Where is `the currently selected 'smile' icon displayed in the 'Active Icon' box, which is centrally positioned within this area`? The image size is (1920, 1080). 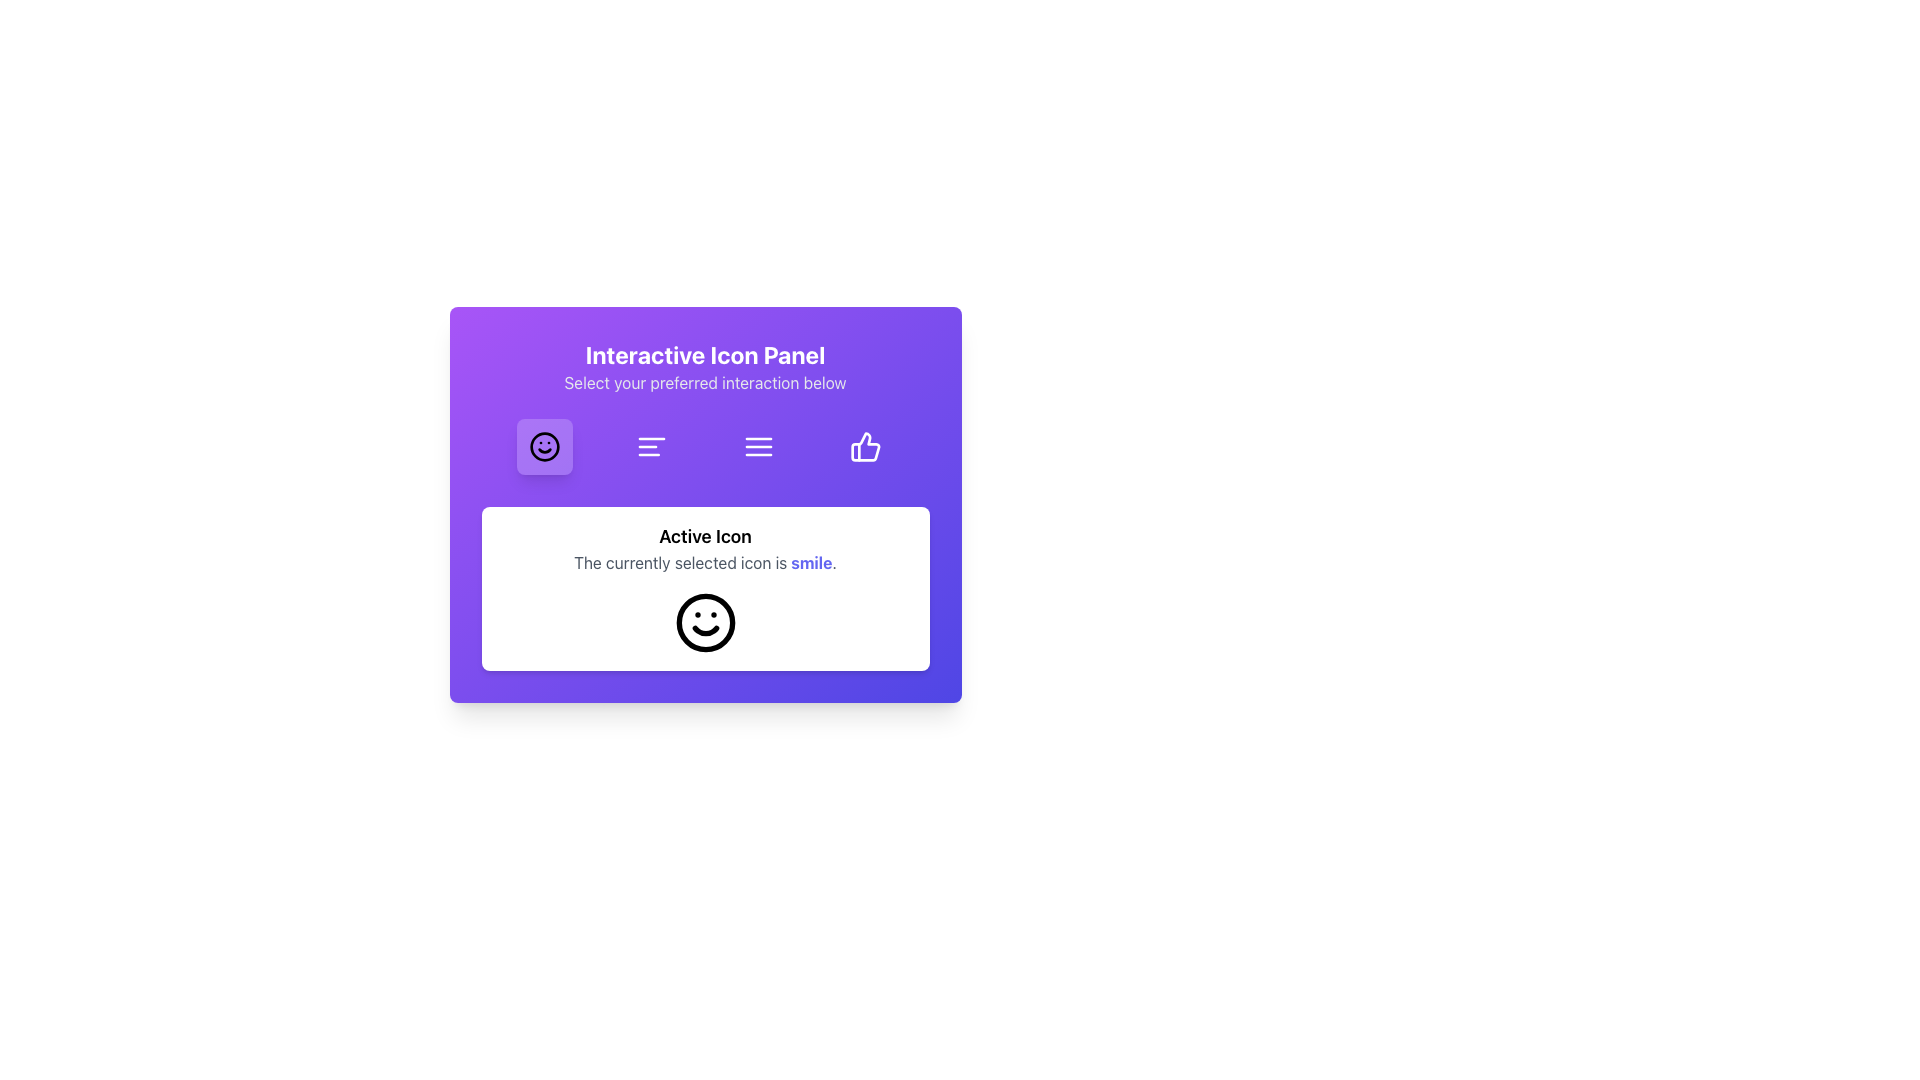 the currently selected 'smile' icon displayed in the 'Active Icon' box, which is centrally positioned within this area is located at coordinates (705, 622).